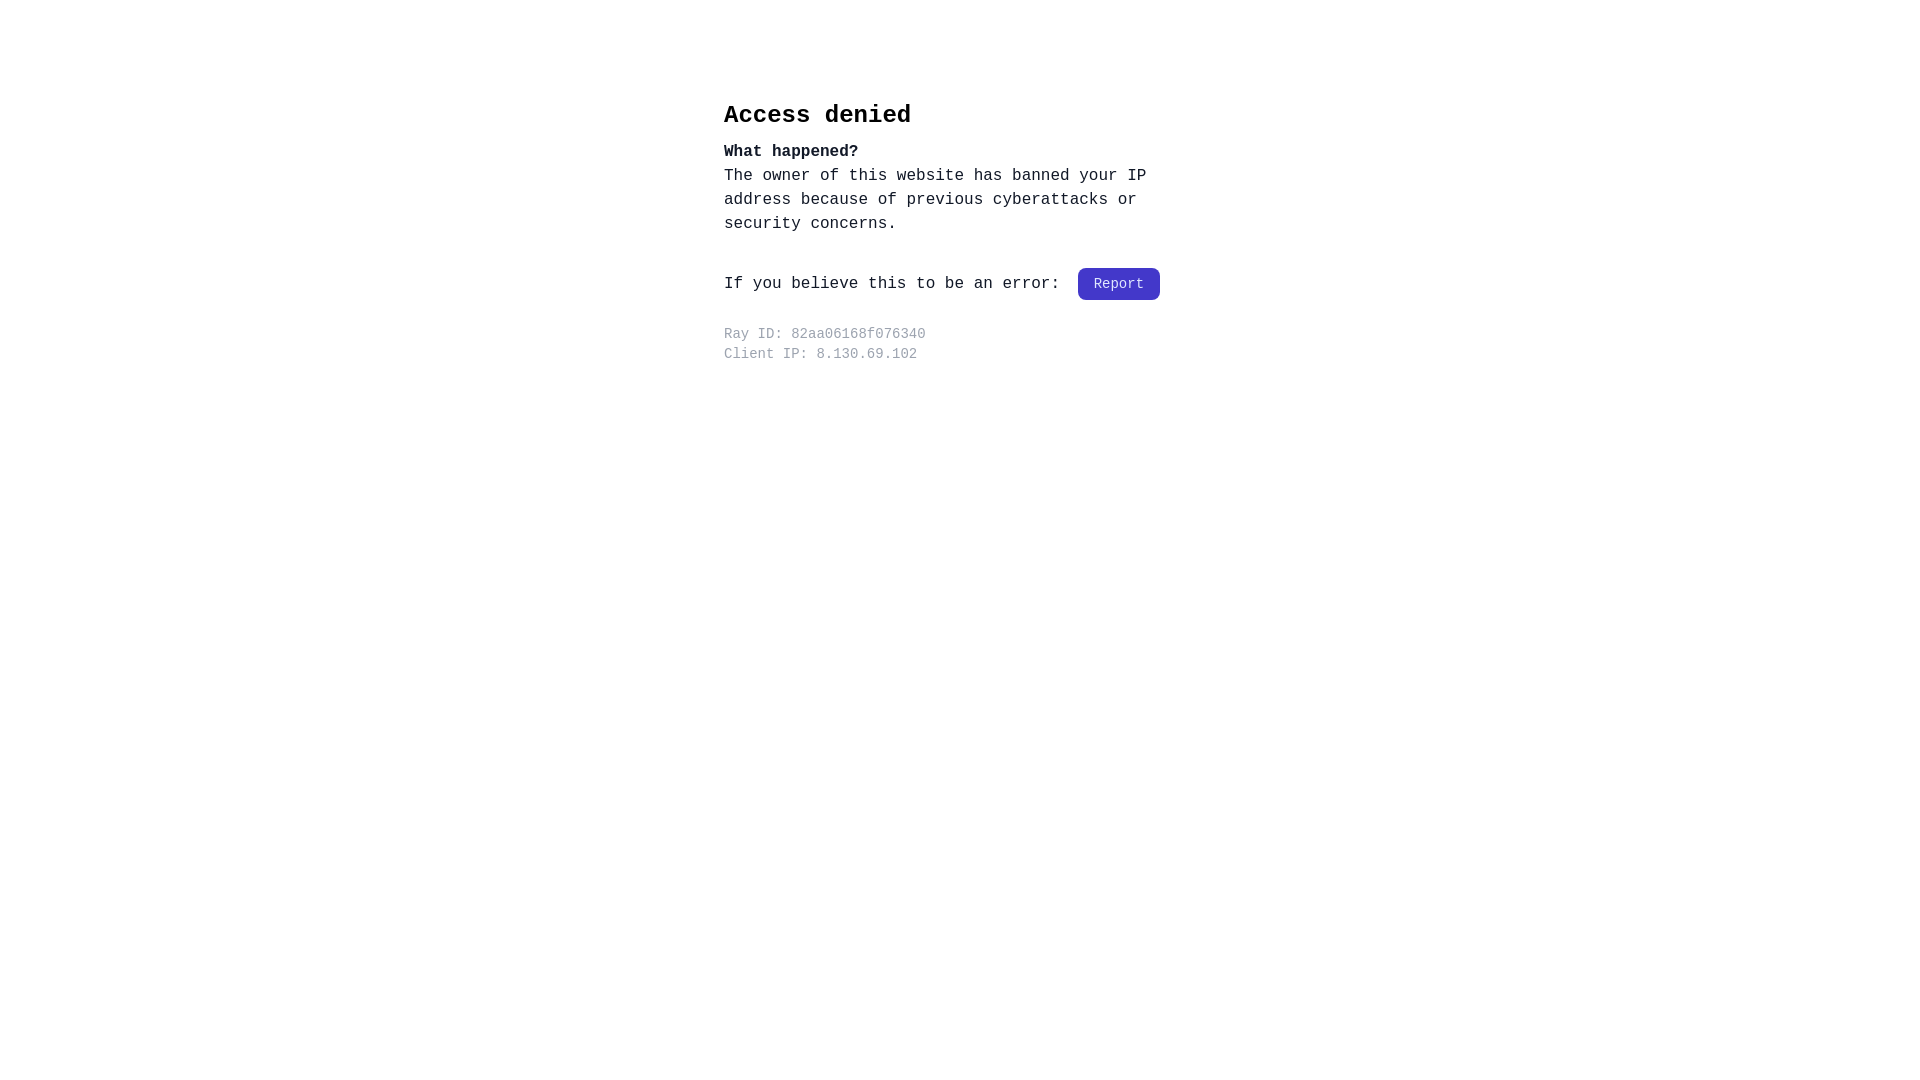 The image size is (1920, 1080). Describe the element at coordinates (1117, 284) in the screenshot. I see `'Report'` at that location.